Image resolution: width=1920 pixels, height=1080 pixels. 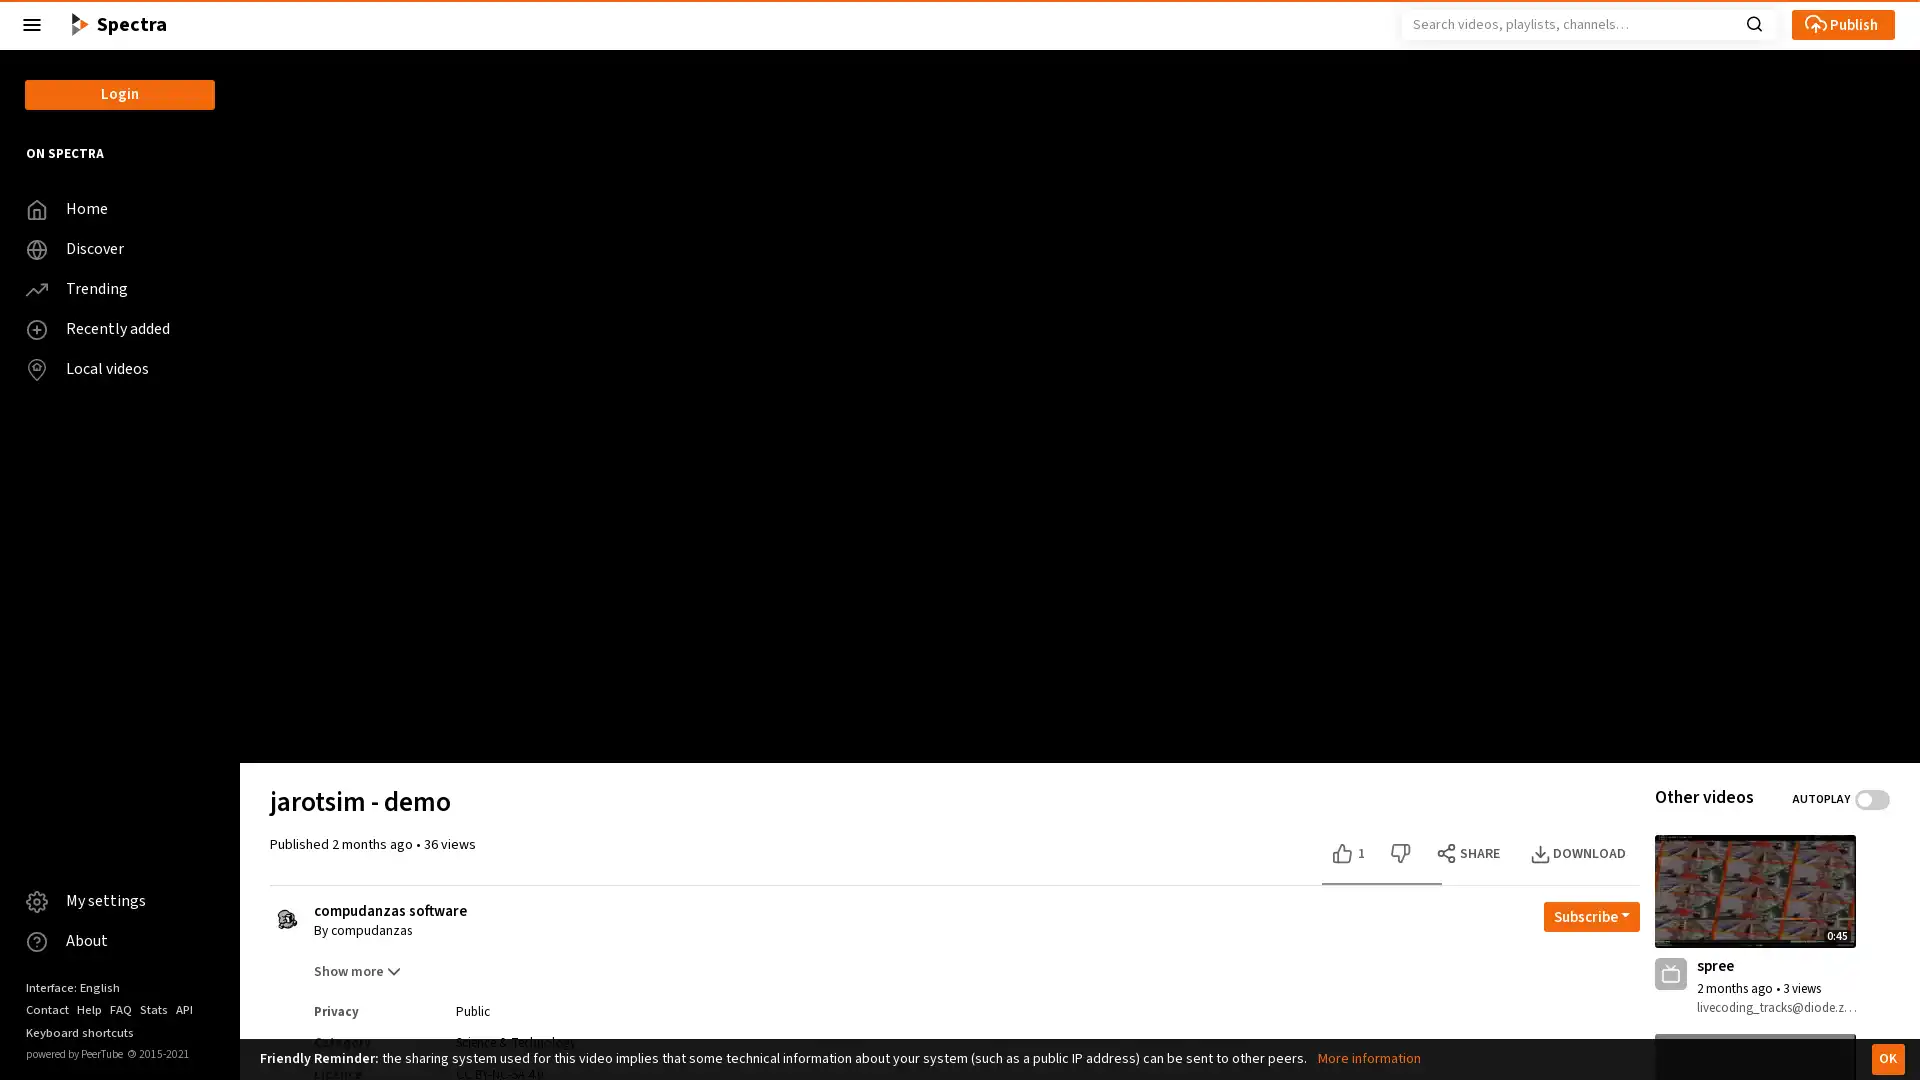 What do you see at coordinates (1469, 853) in the screenshot?
I see `SHARE` at bounding box center [1469, 853].